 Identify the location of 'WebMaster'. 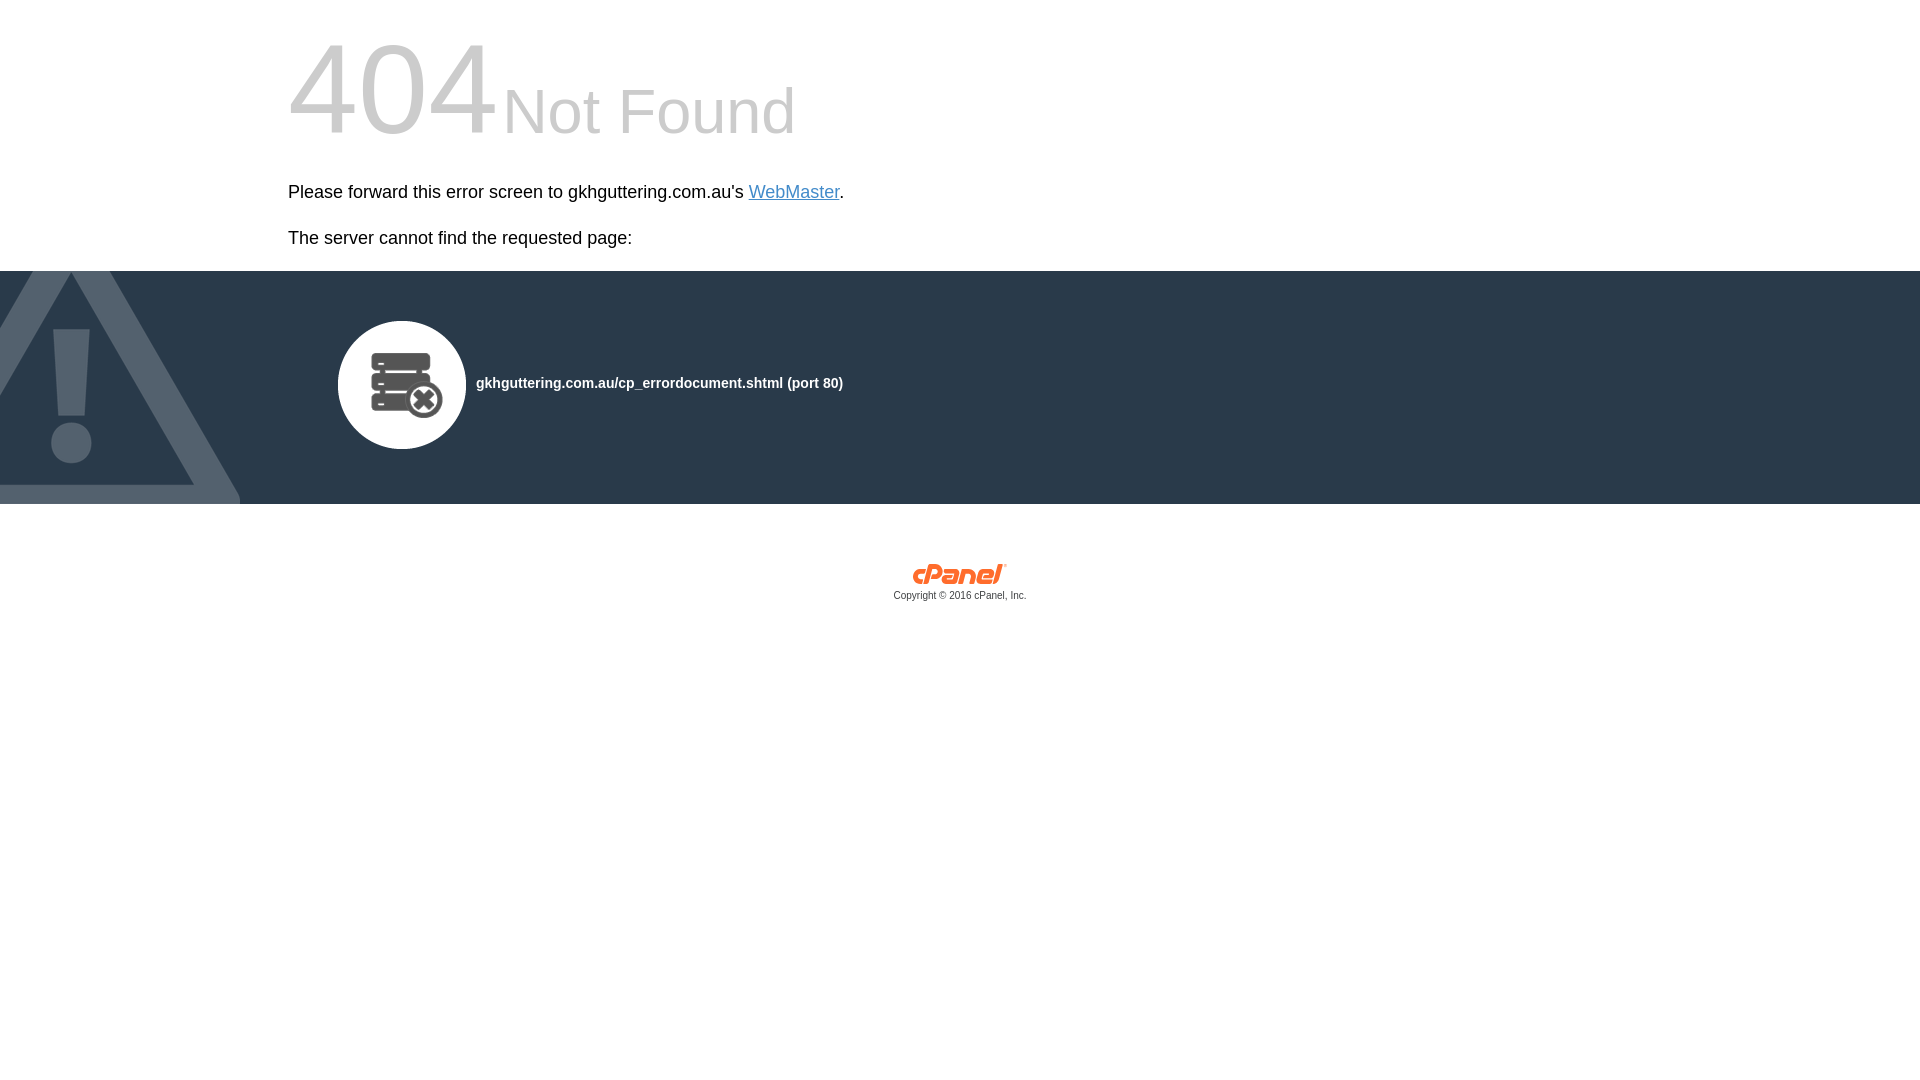
(793, 192).